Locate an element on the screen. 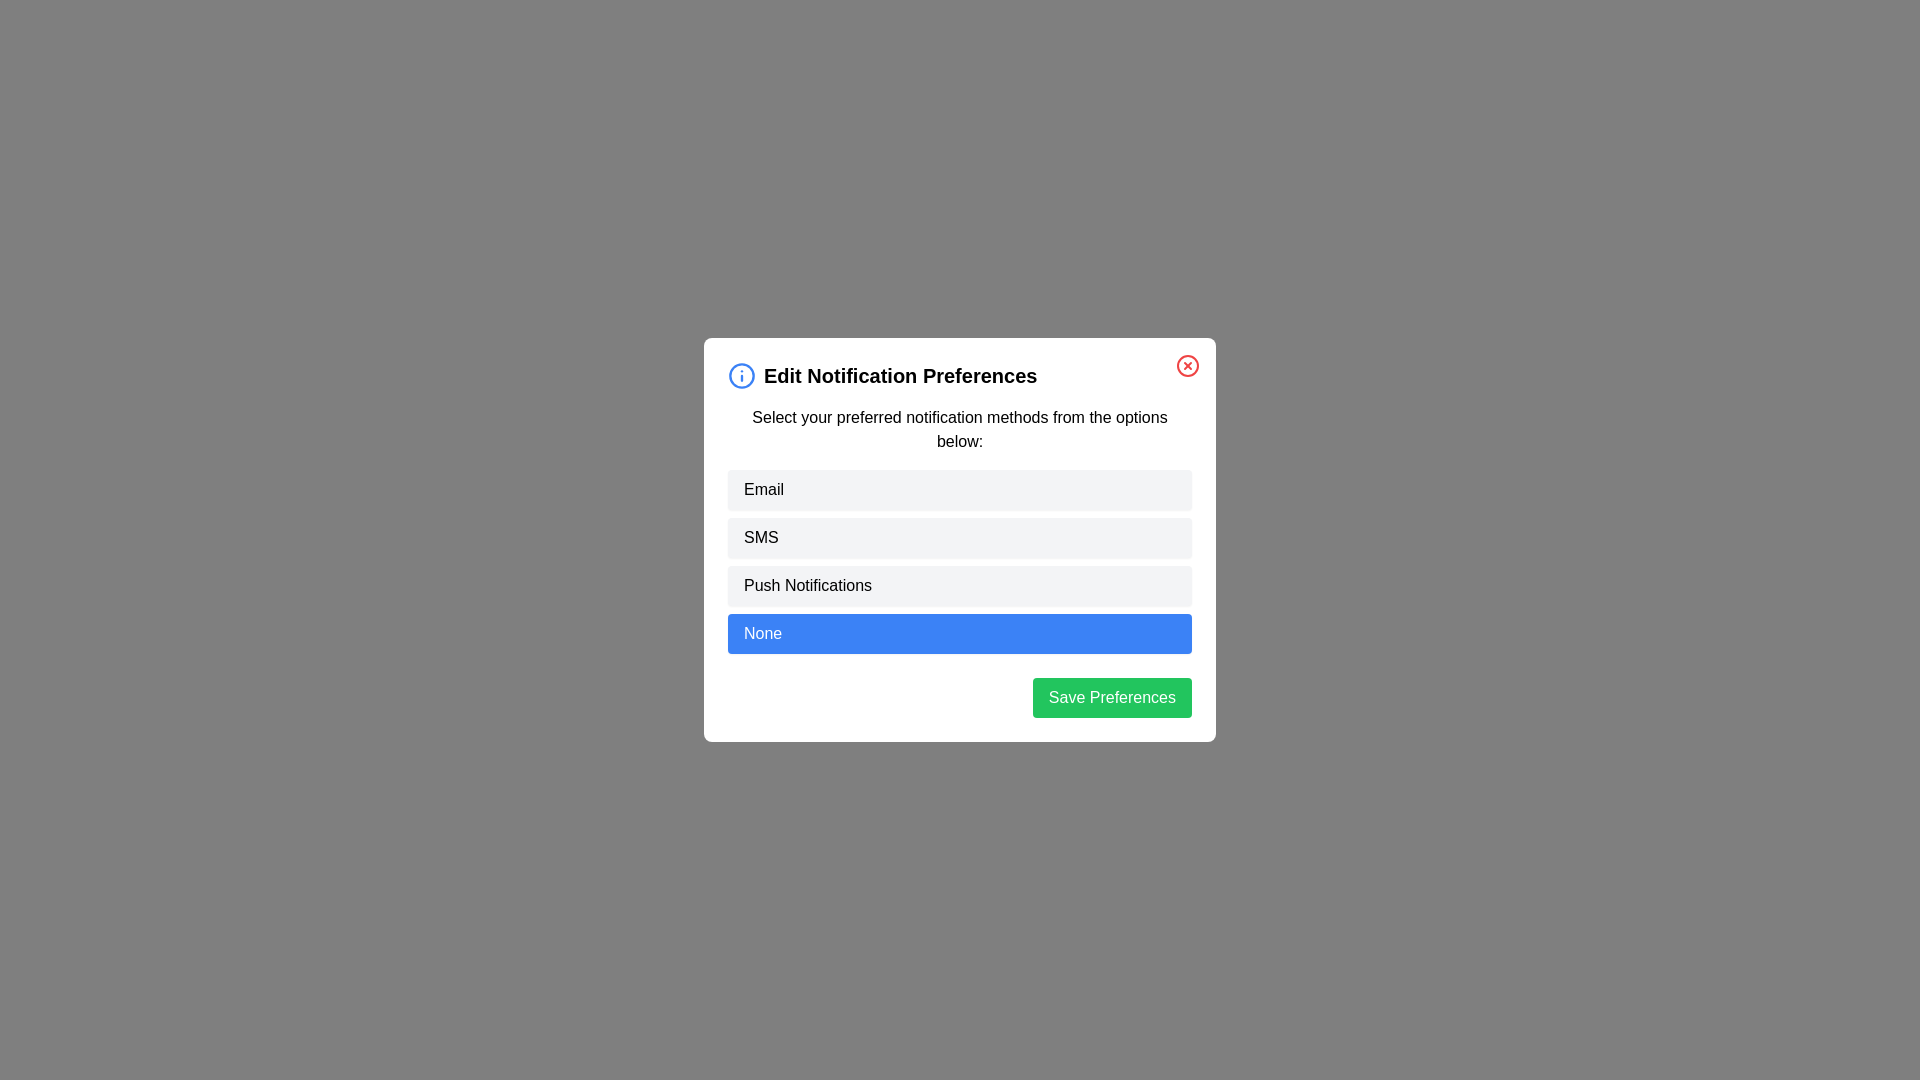  the option Push Notifications from the list by clicking on it is located at coordinates (960, 585).